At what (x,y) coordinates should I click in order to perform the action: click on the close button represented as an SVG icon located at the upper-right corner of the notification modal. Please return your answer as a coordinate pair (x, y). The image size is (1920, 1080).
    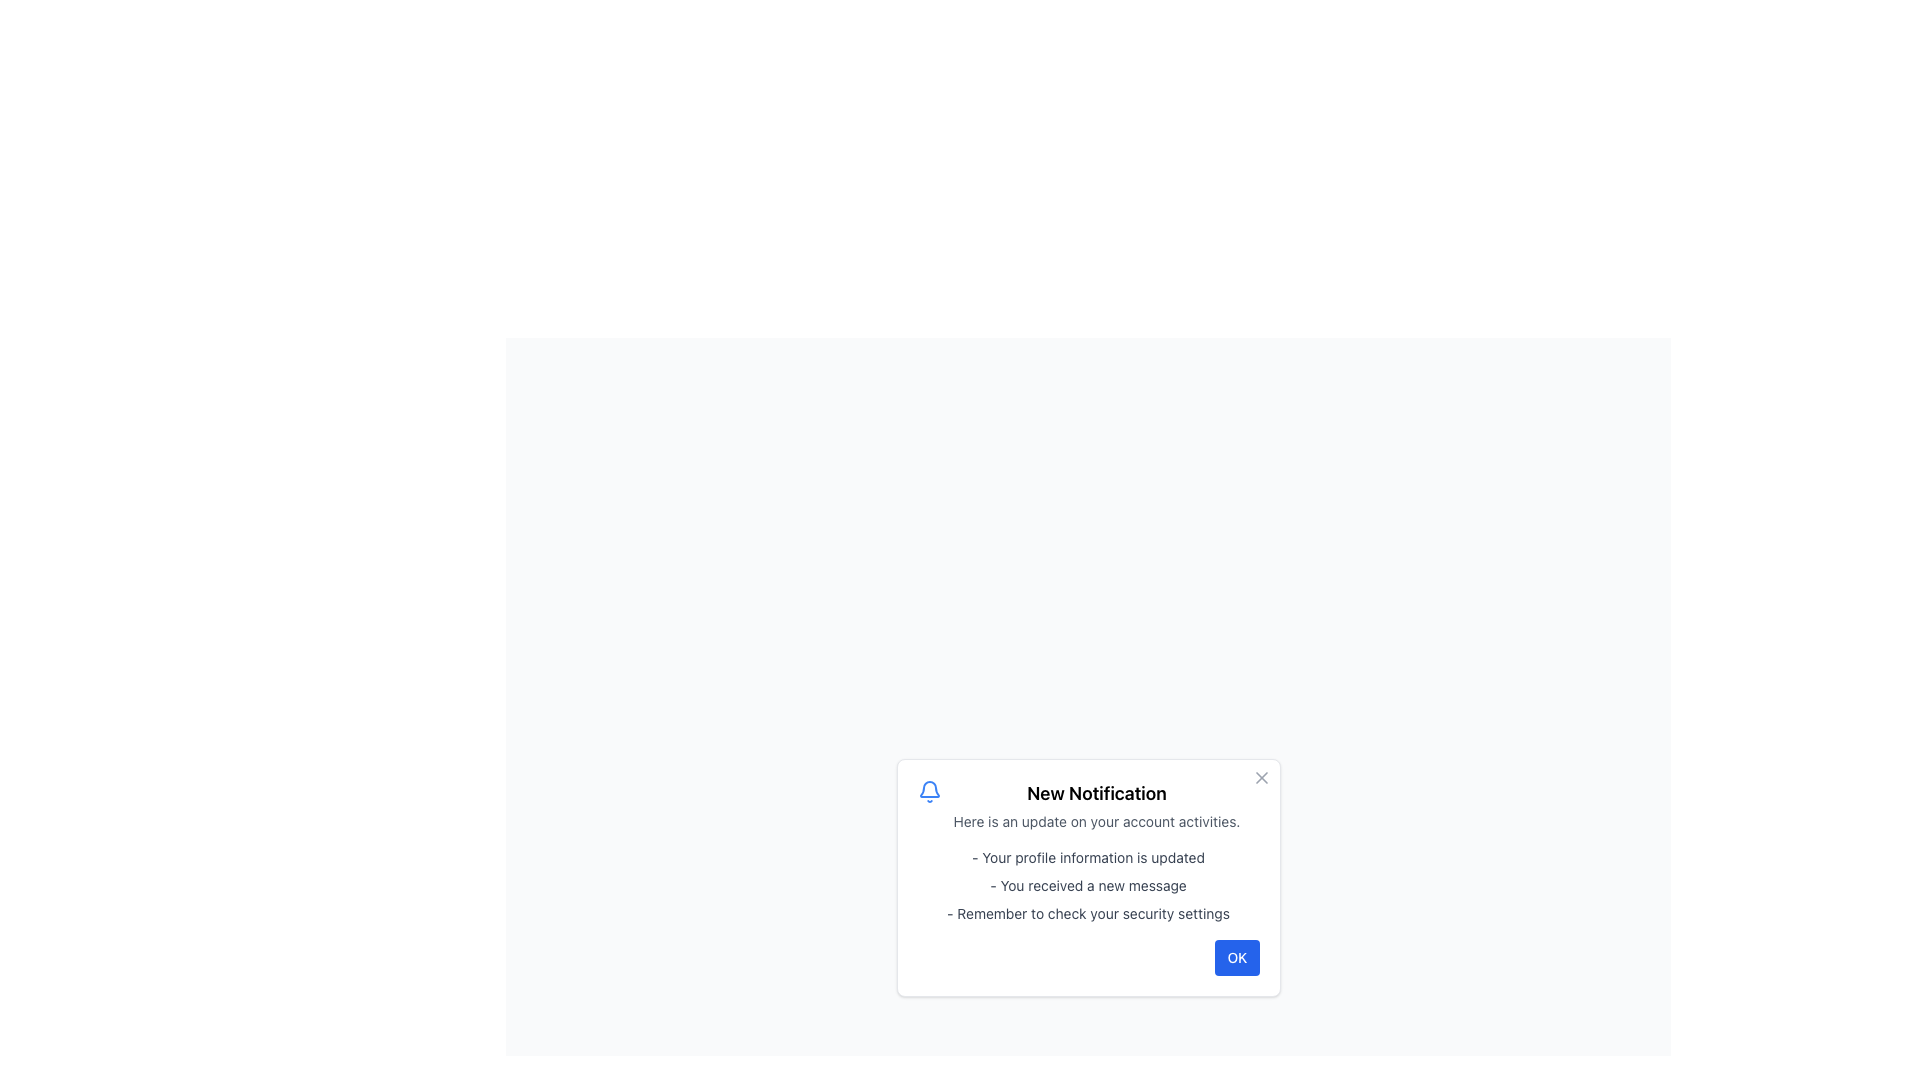
    Looking at the image, I should click on (1260, 777).